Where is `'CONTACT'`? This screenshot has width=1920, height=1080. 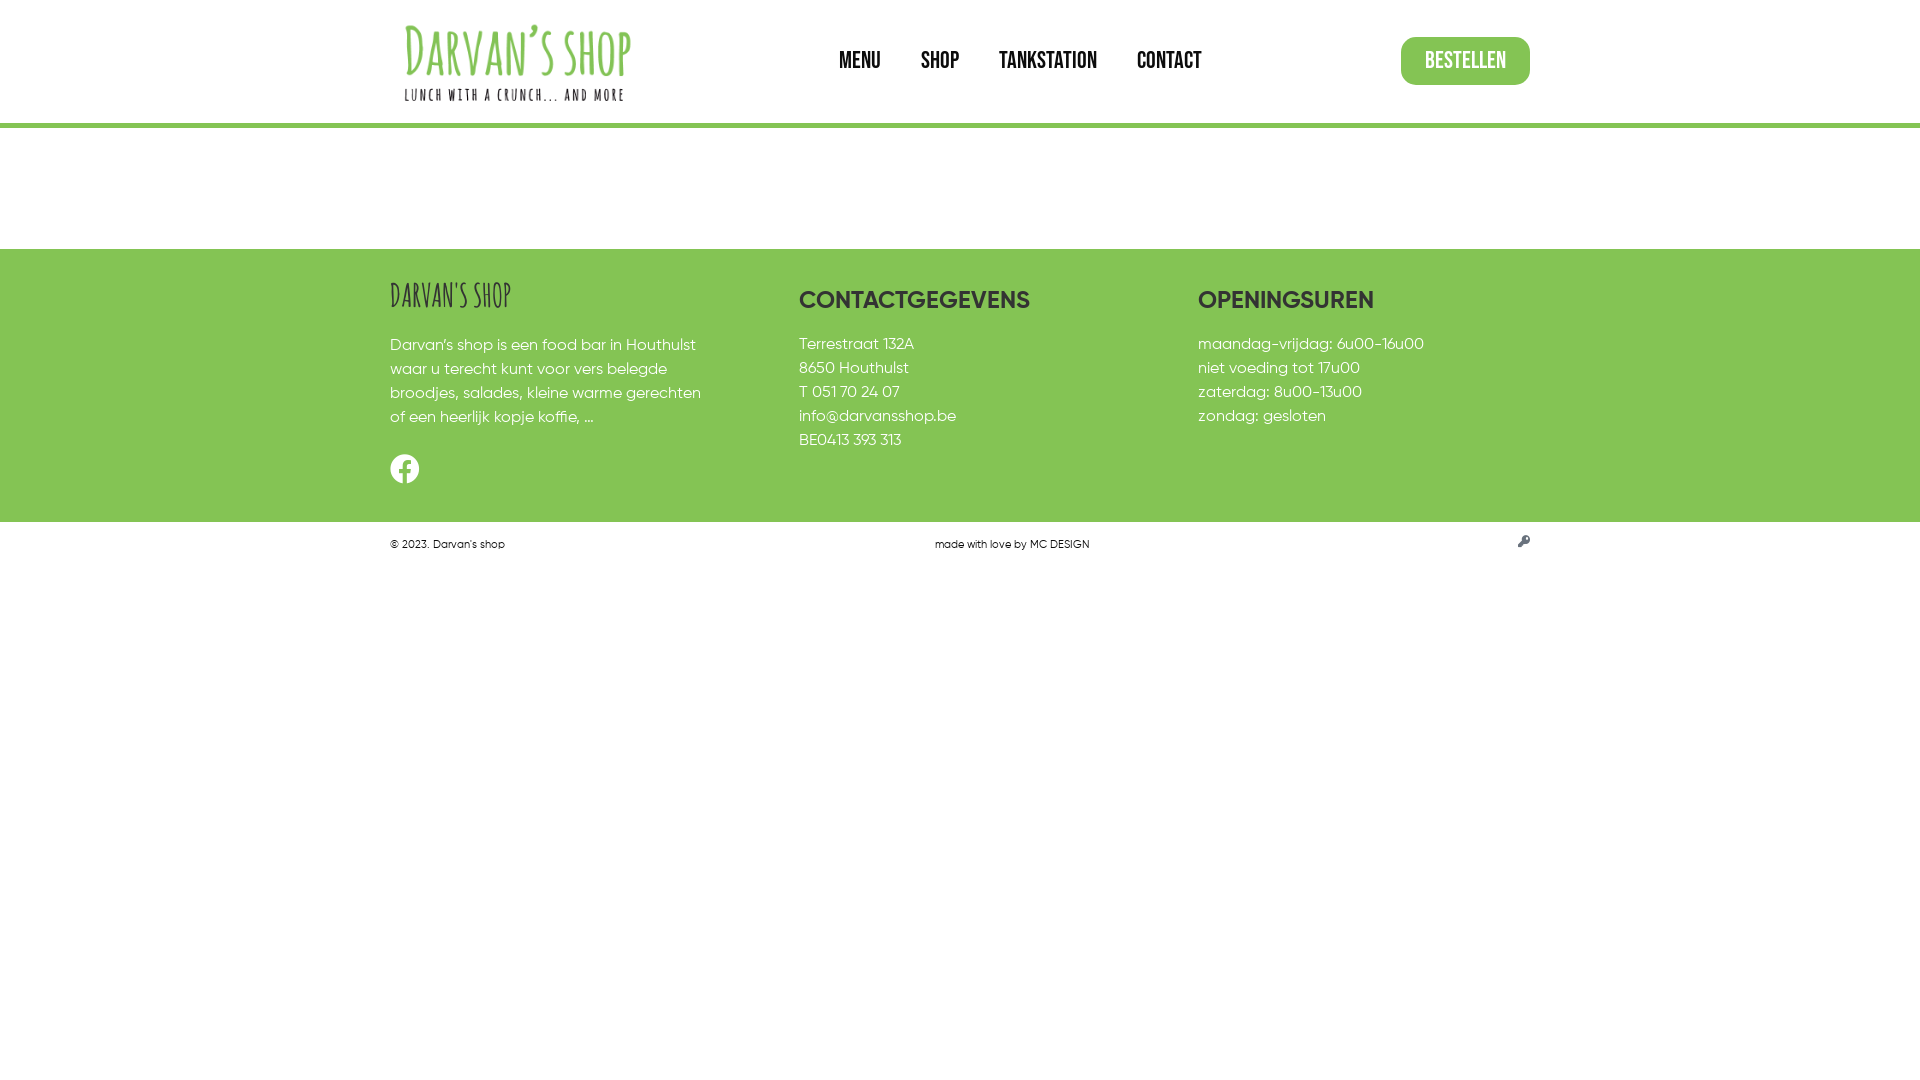
'CONTACT' is located at coordinates (1116, 60).